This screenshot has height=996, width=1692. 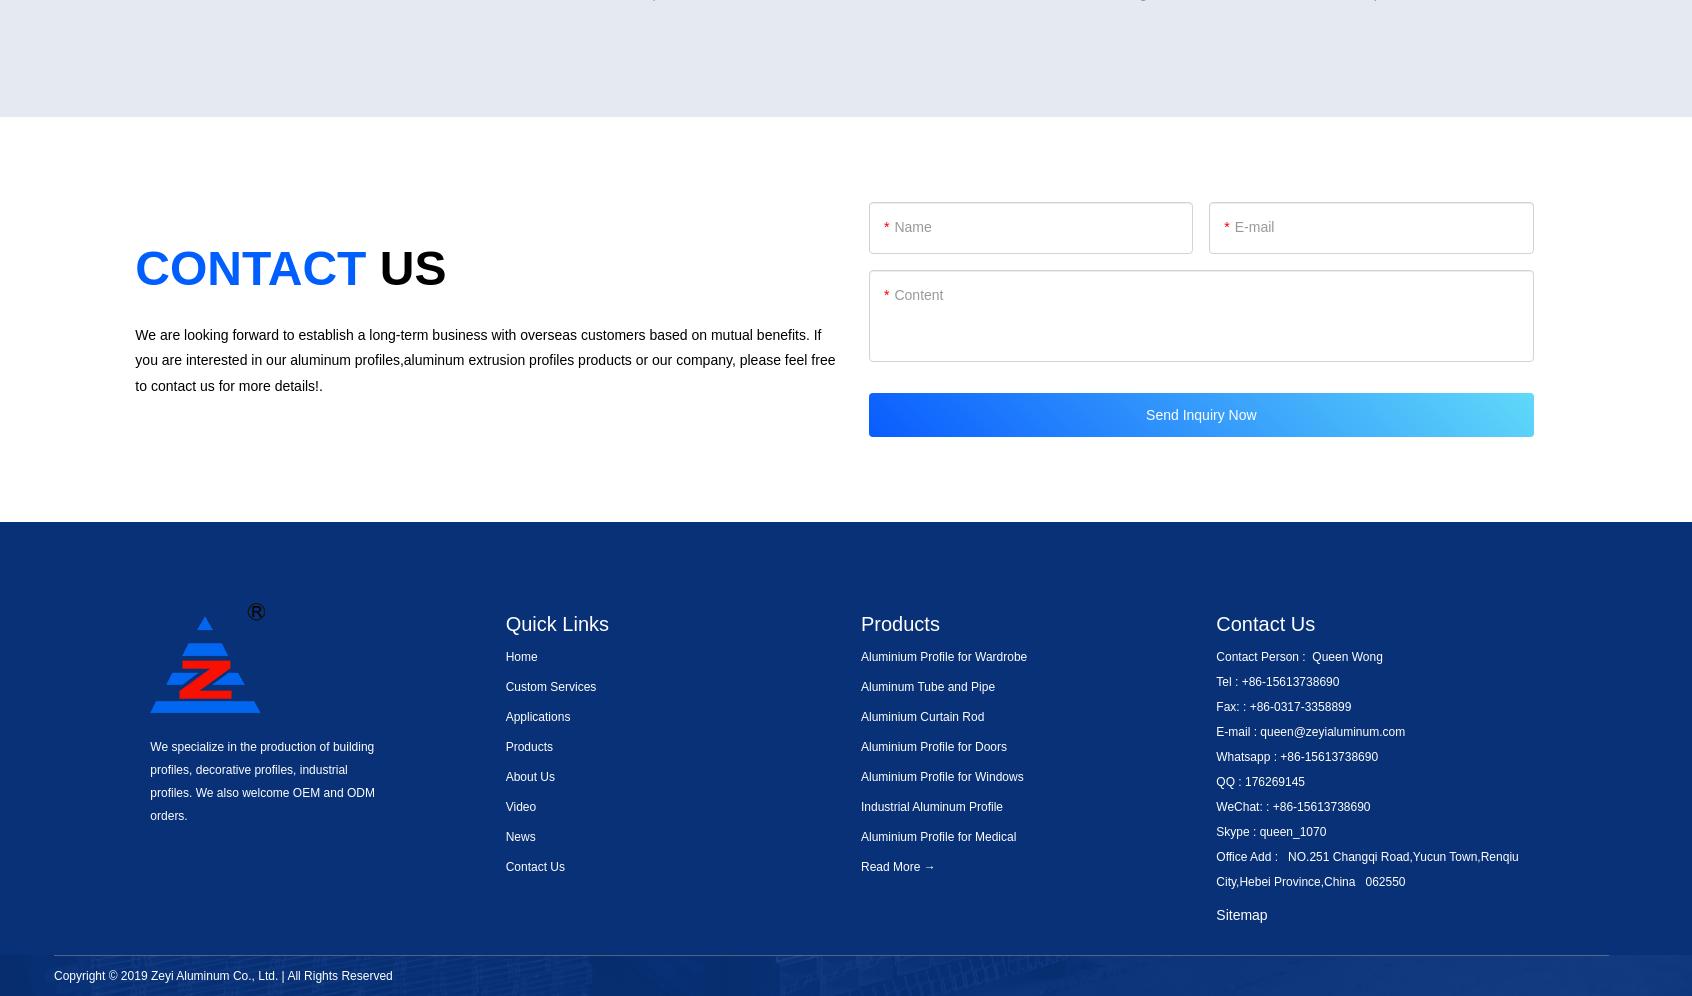 I want to click on 'Aluminium Profile for Windows', so click(x=941, y=775).